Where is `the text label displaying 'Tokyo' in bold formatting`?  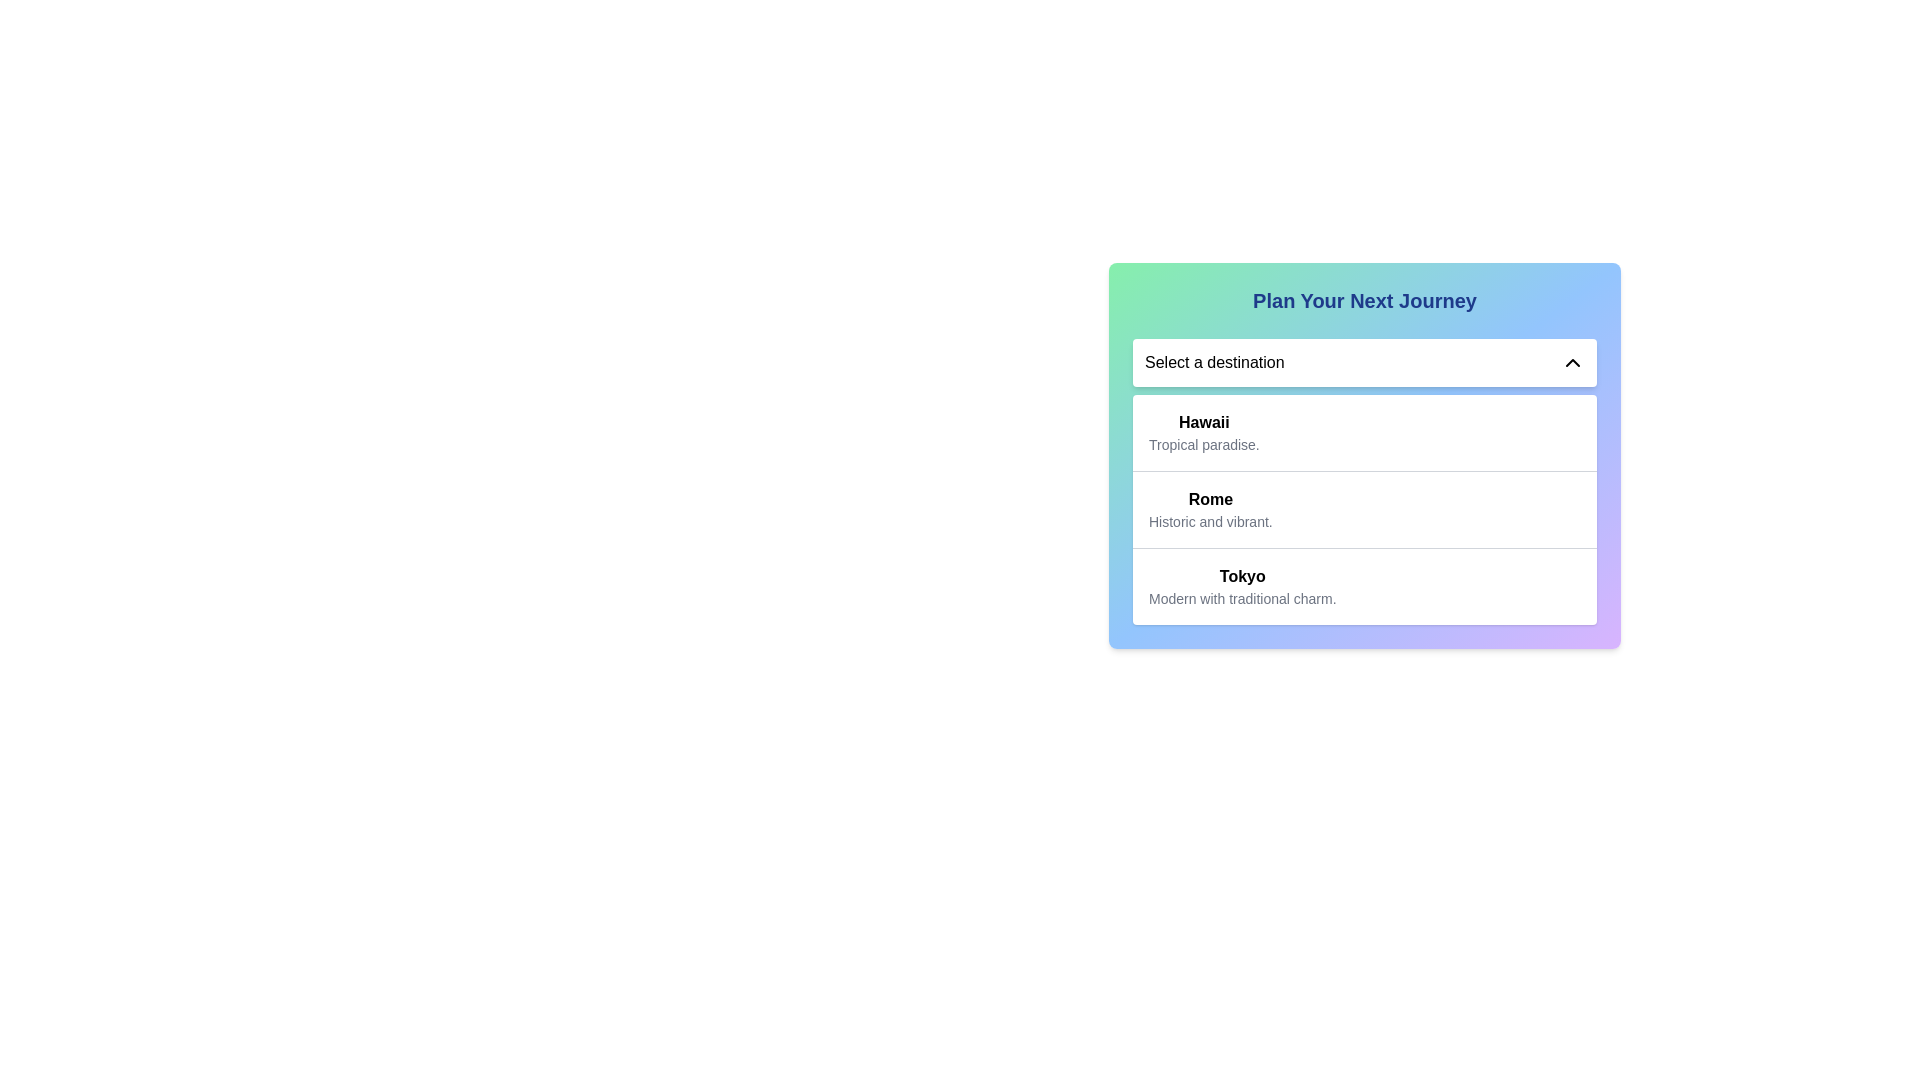 the text label displaying 'Tokyo' in bold formatting is located at coordinates (1241, 577).